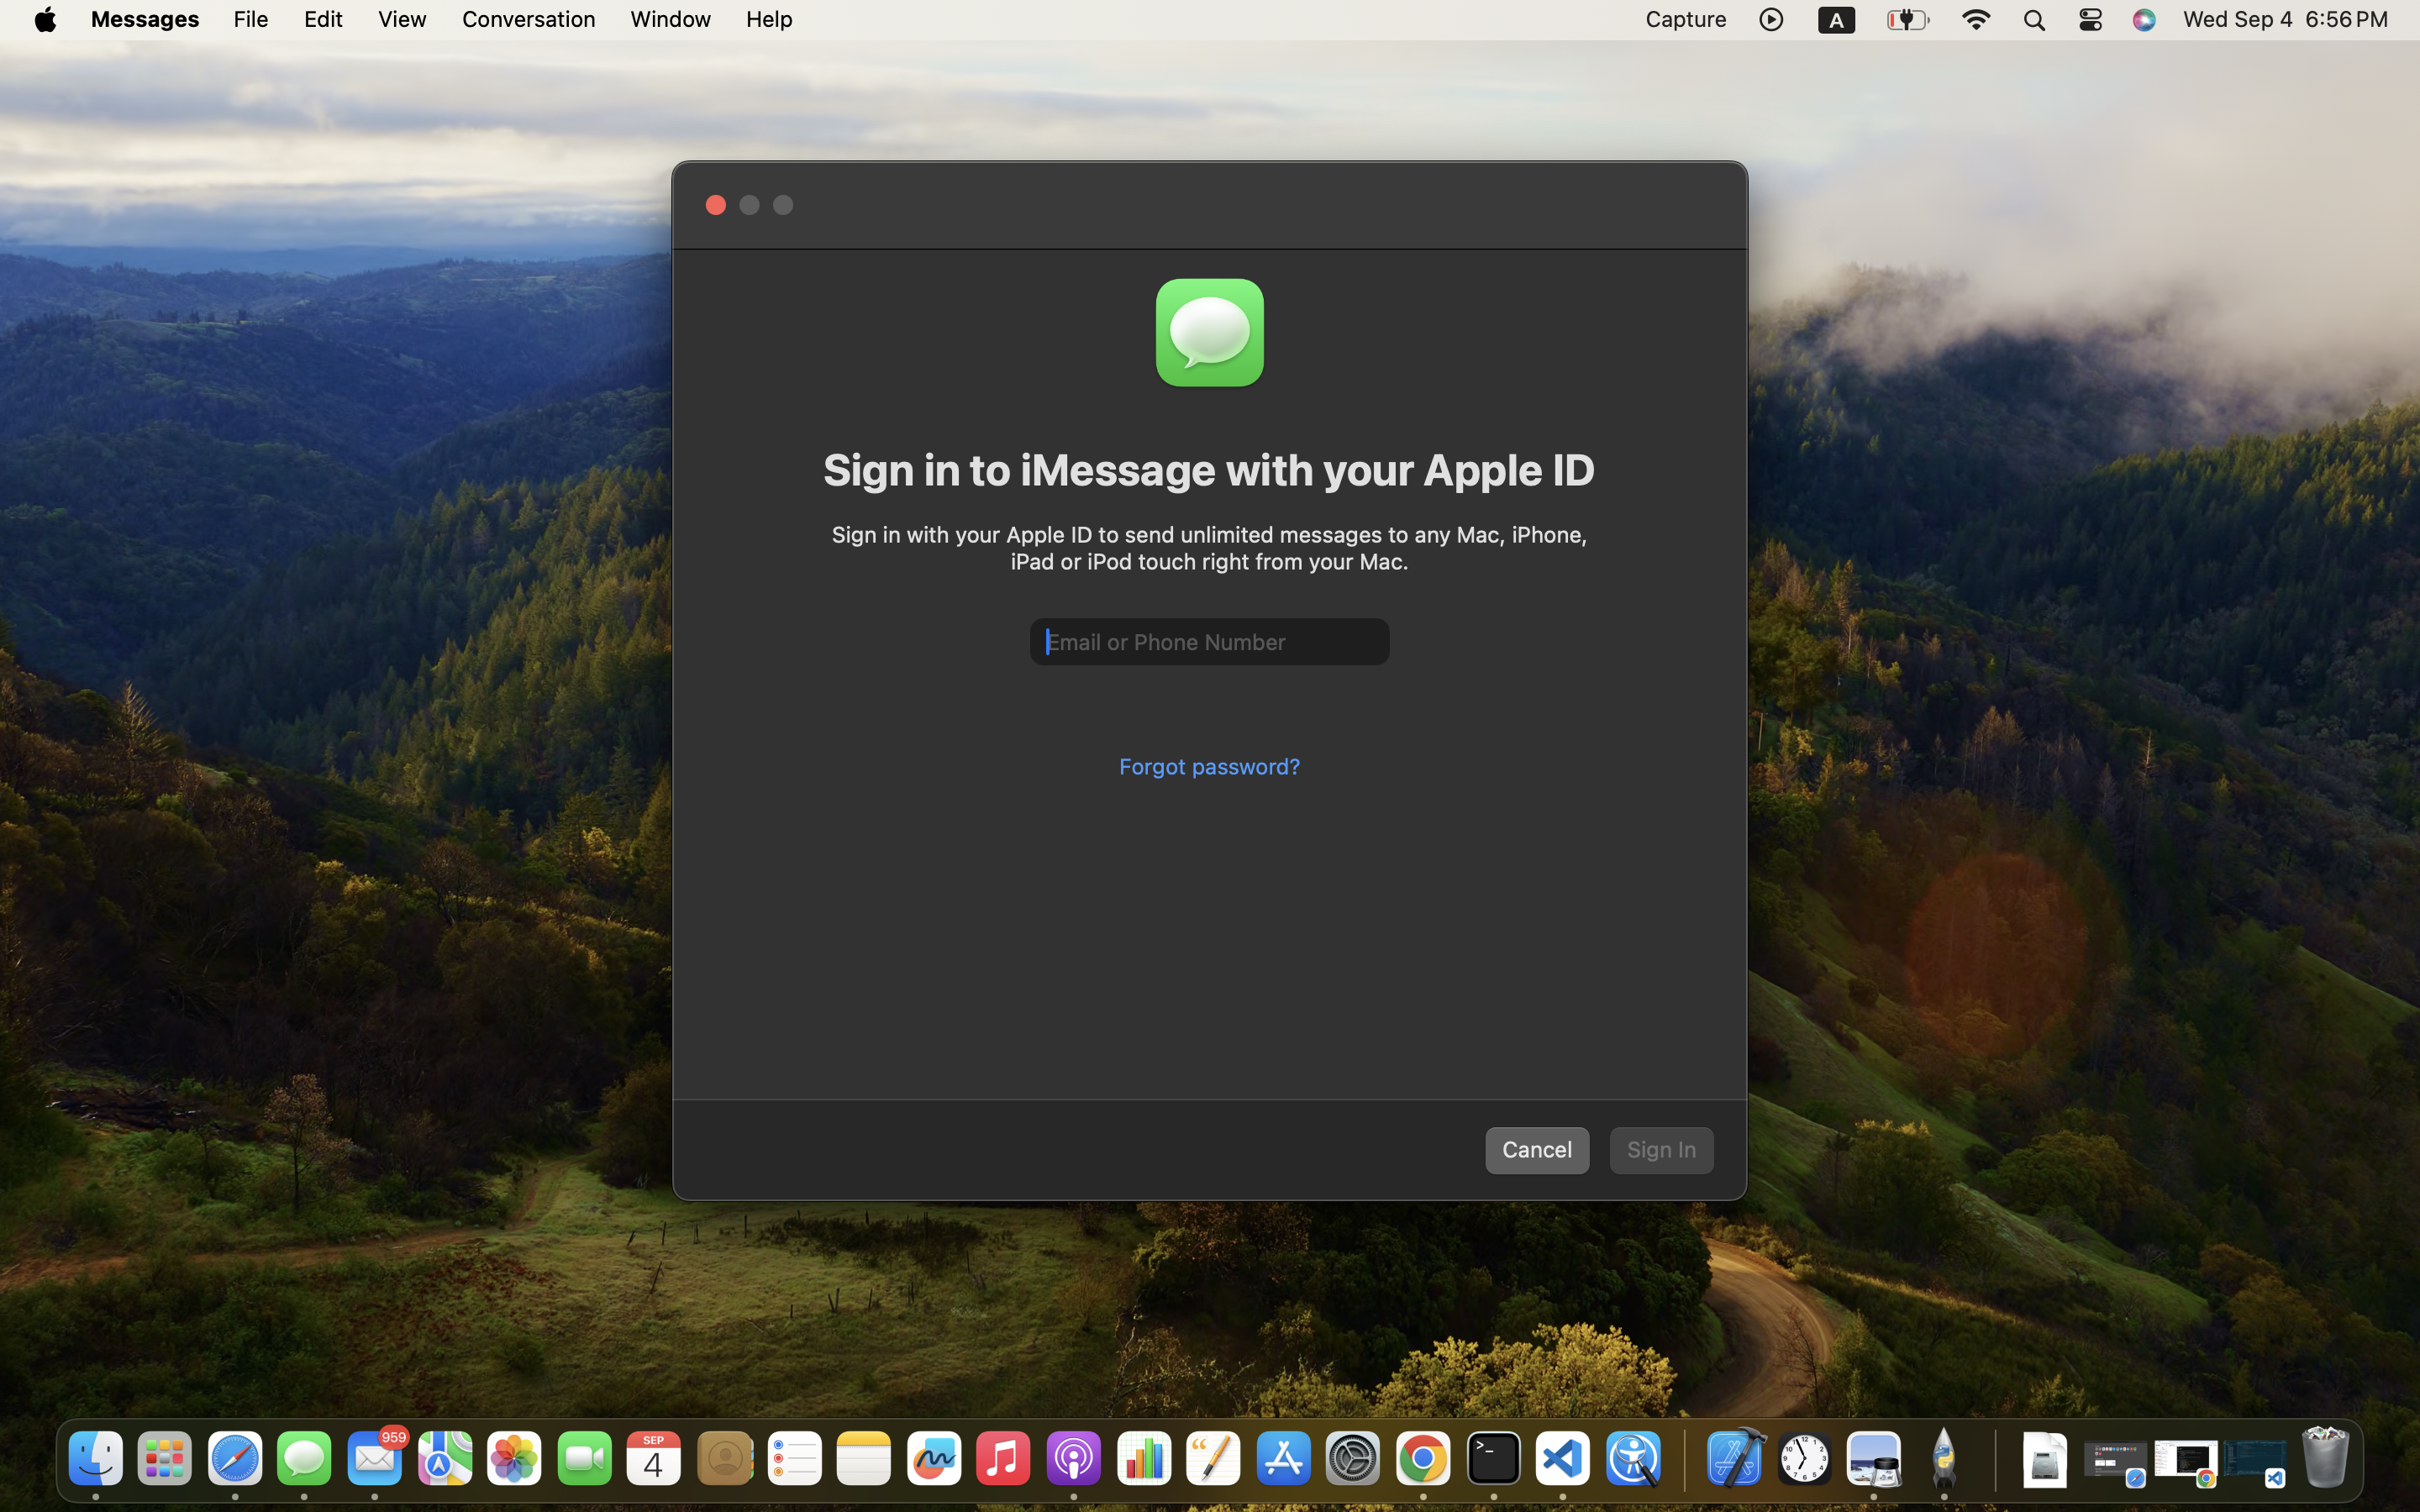  Describe the element at coordinates (1681, 1459) in the screenshot. I see `'0.4285714328289032'` at that location.